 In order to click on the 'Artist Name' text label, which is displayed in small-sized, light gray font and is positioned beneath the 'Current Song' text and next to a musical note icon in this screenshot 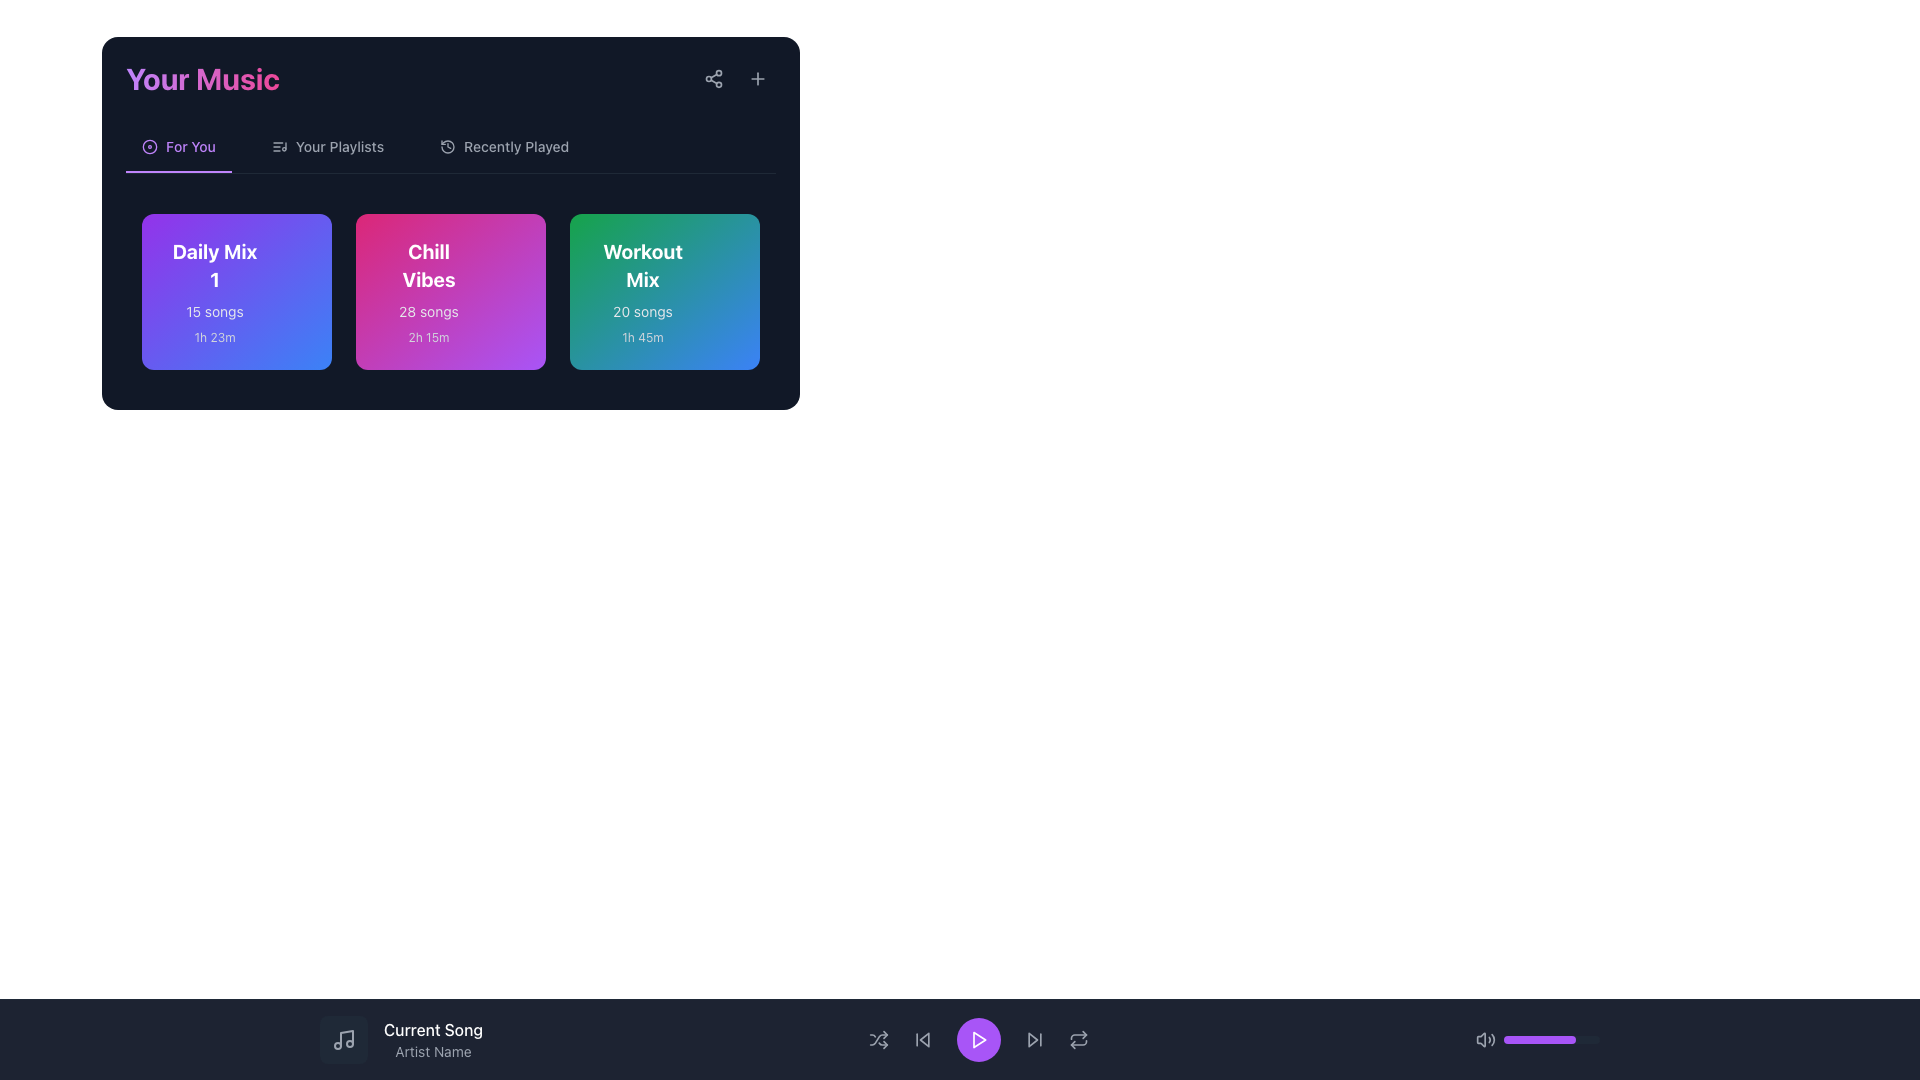, I will do `click(432, 1051)`.